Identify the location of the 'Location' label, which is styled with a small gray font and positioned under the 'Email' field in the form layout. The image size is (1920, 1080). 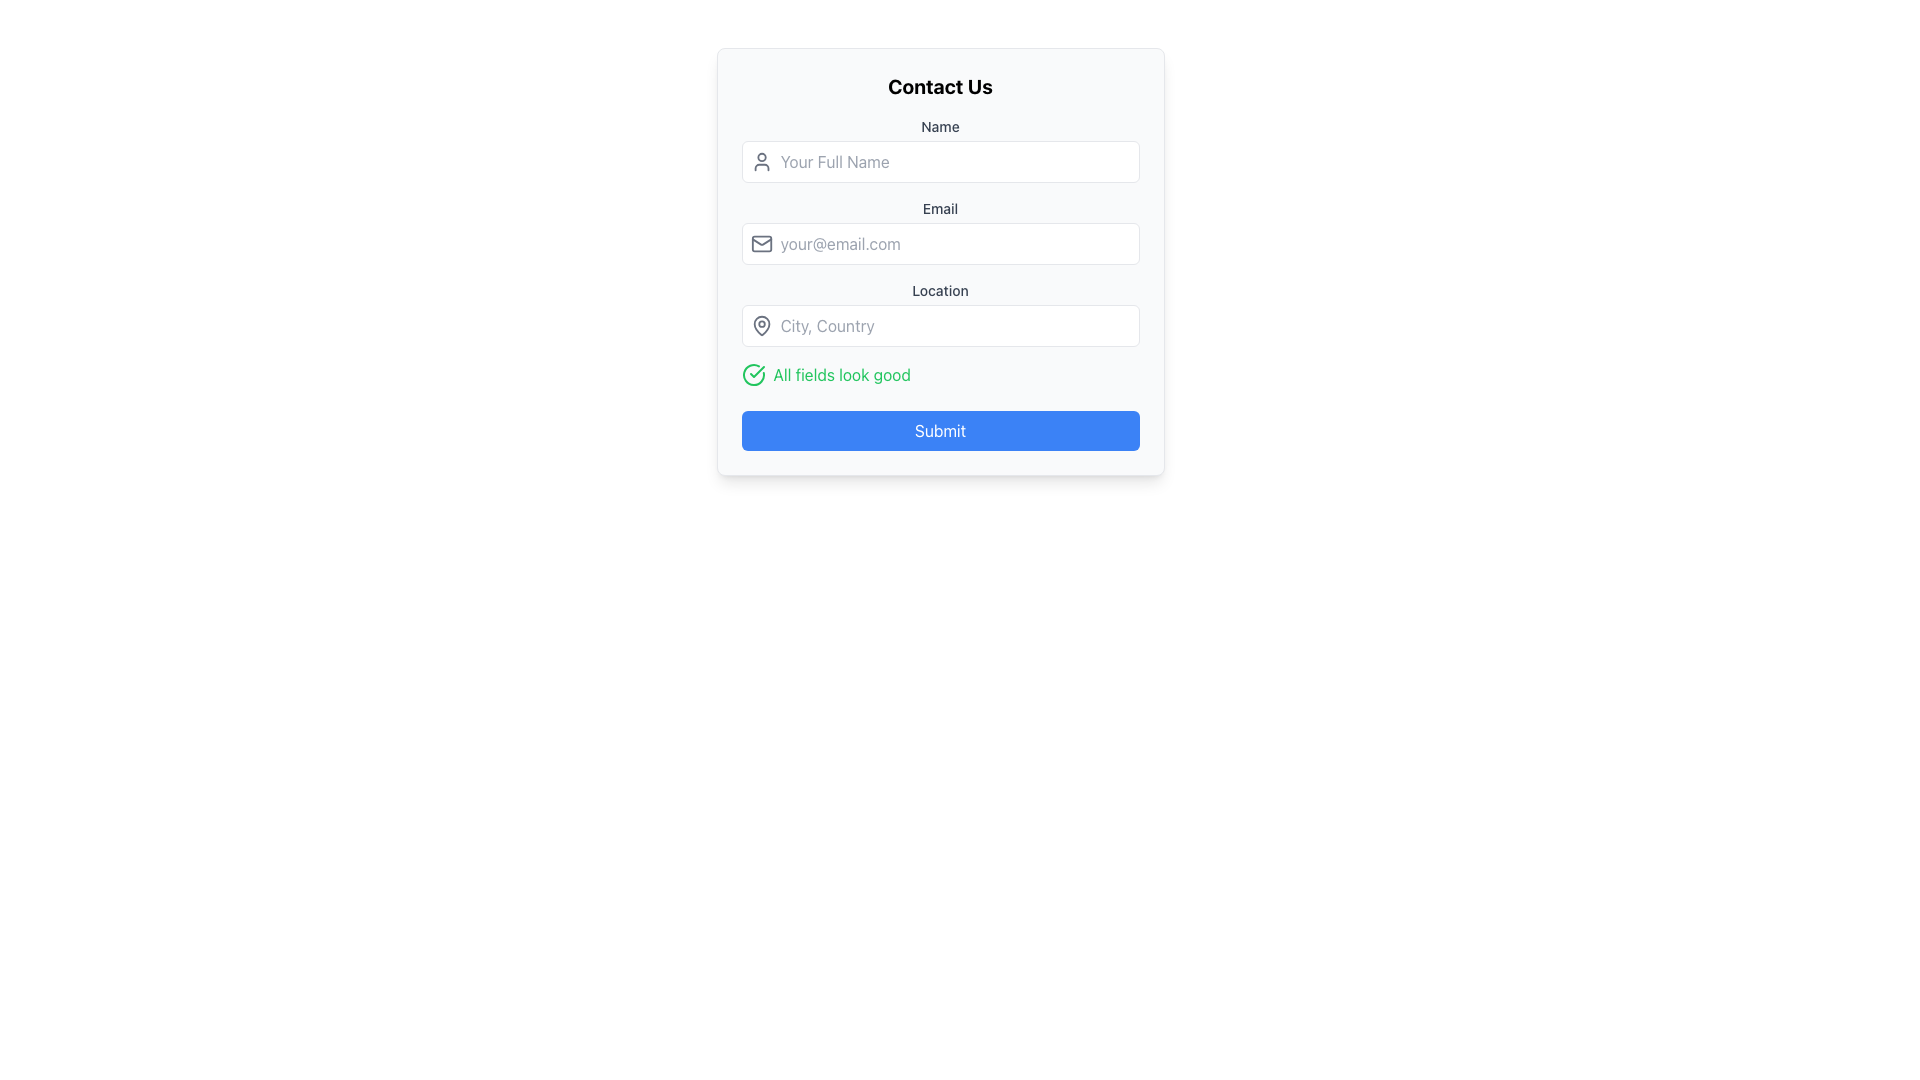
(939, 290).